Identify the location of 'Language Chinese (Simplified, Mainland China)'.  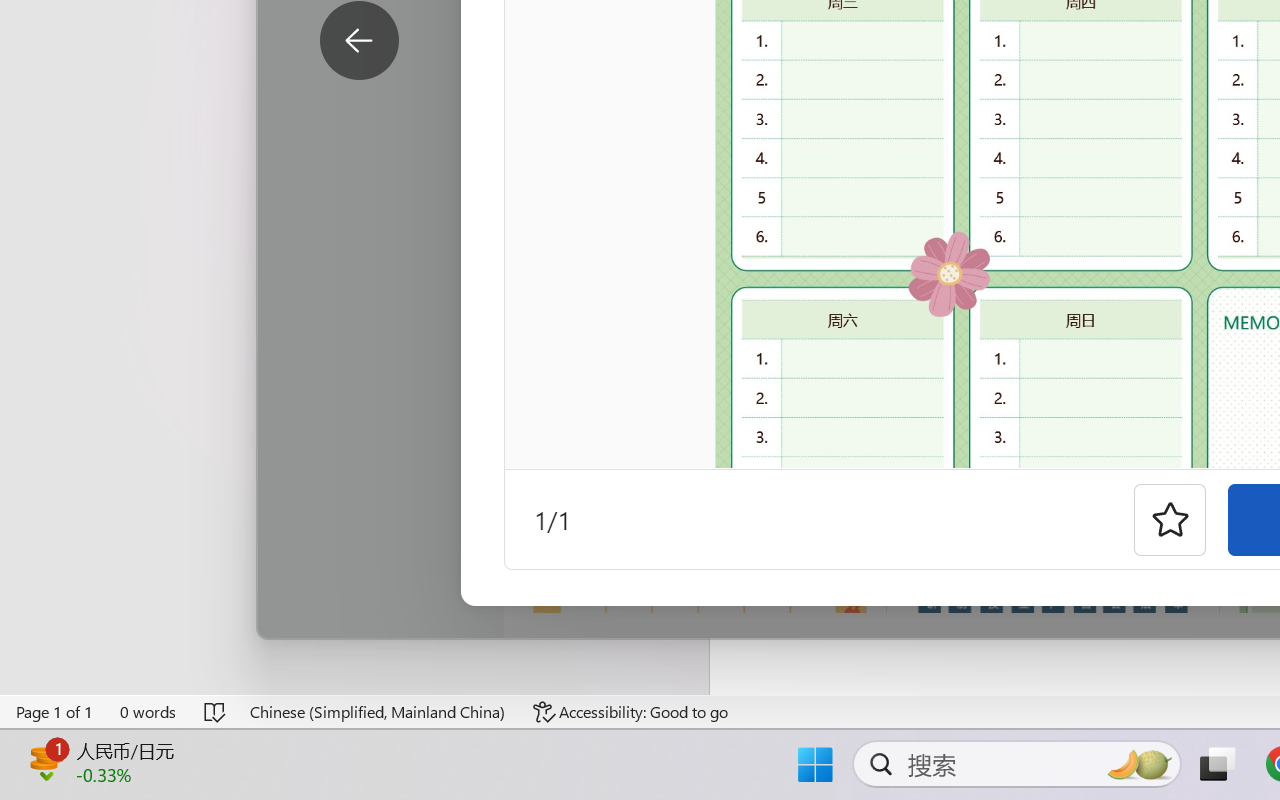
(378, 711).